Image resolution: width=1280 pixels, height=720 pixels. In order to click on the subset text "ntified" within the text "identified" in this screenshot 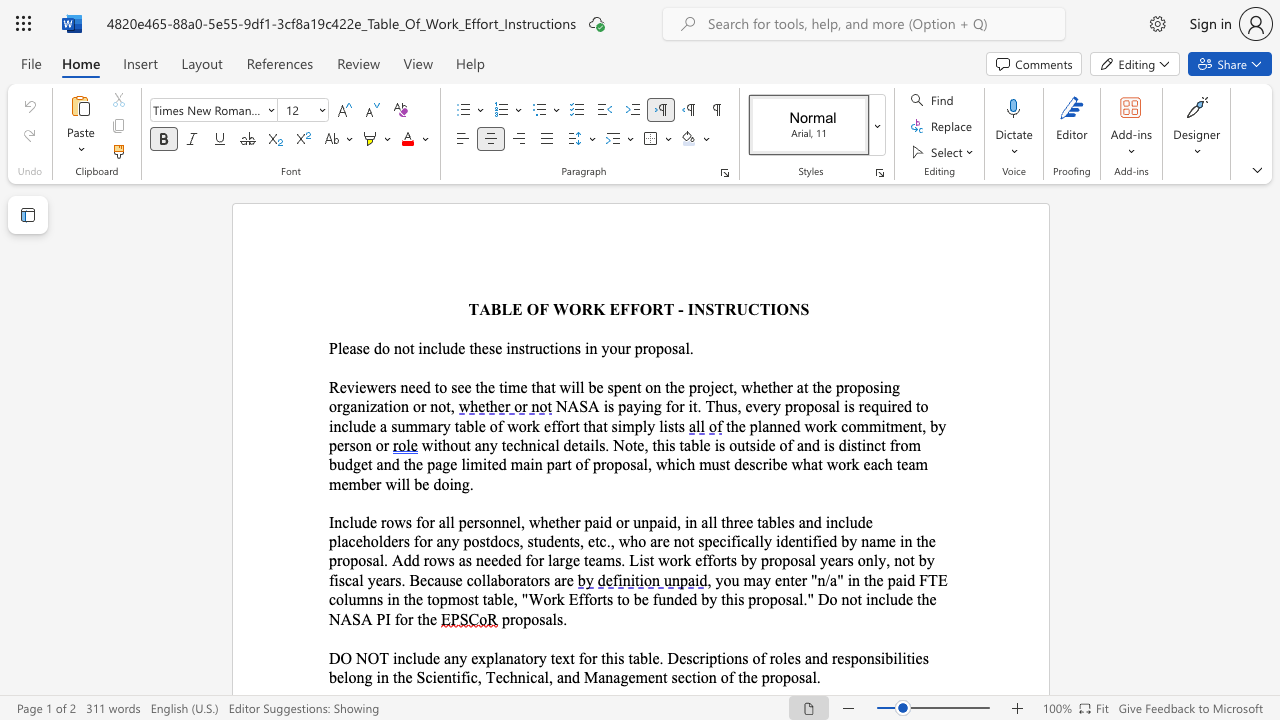, I will do `click(794, 541)`.